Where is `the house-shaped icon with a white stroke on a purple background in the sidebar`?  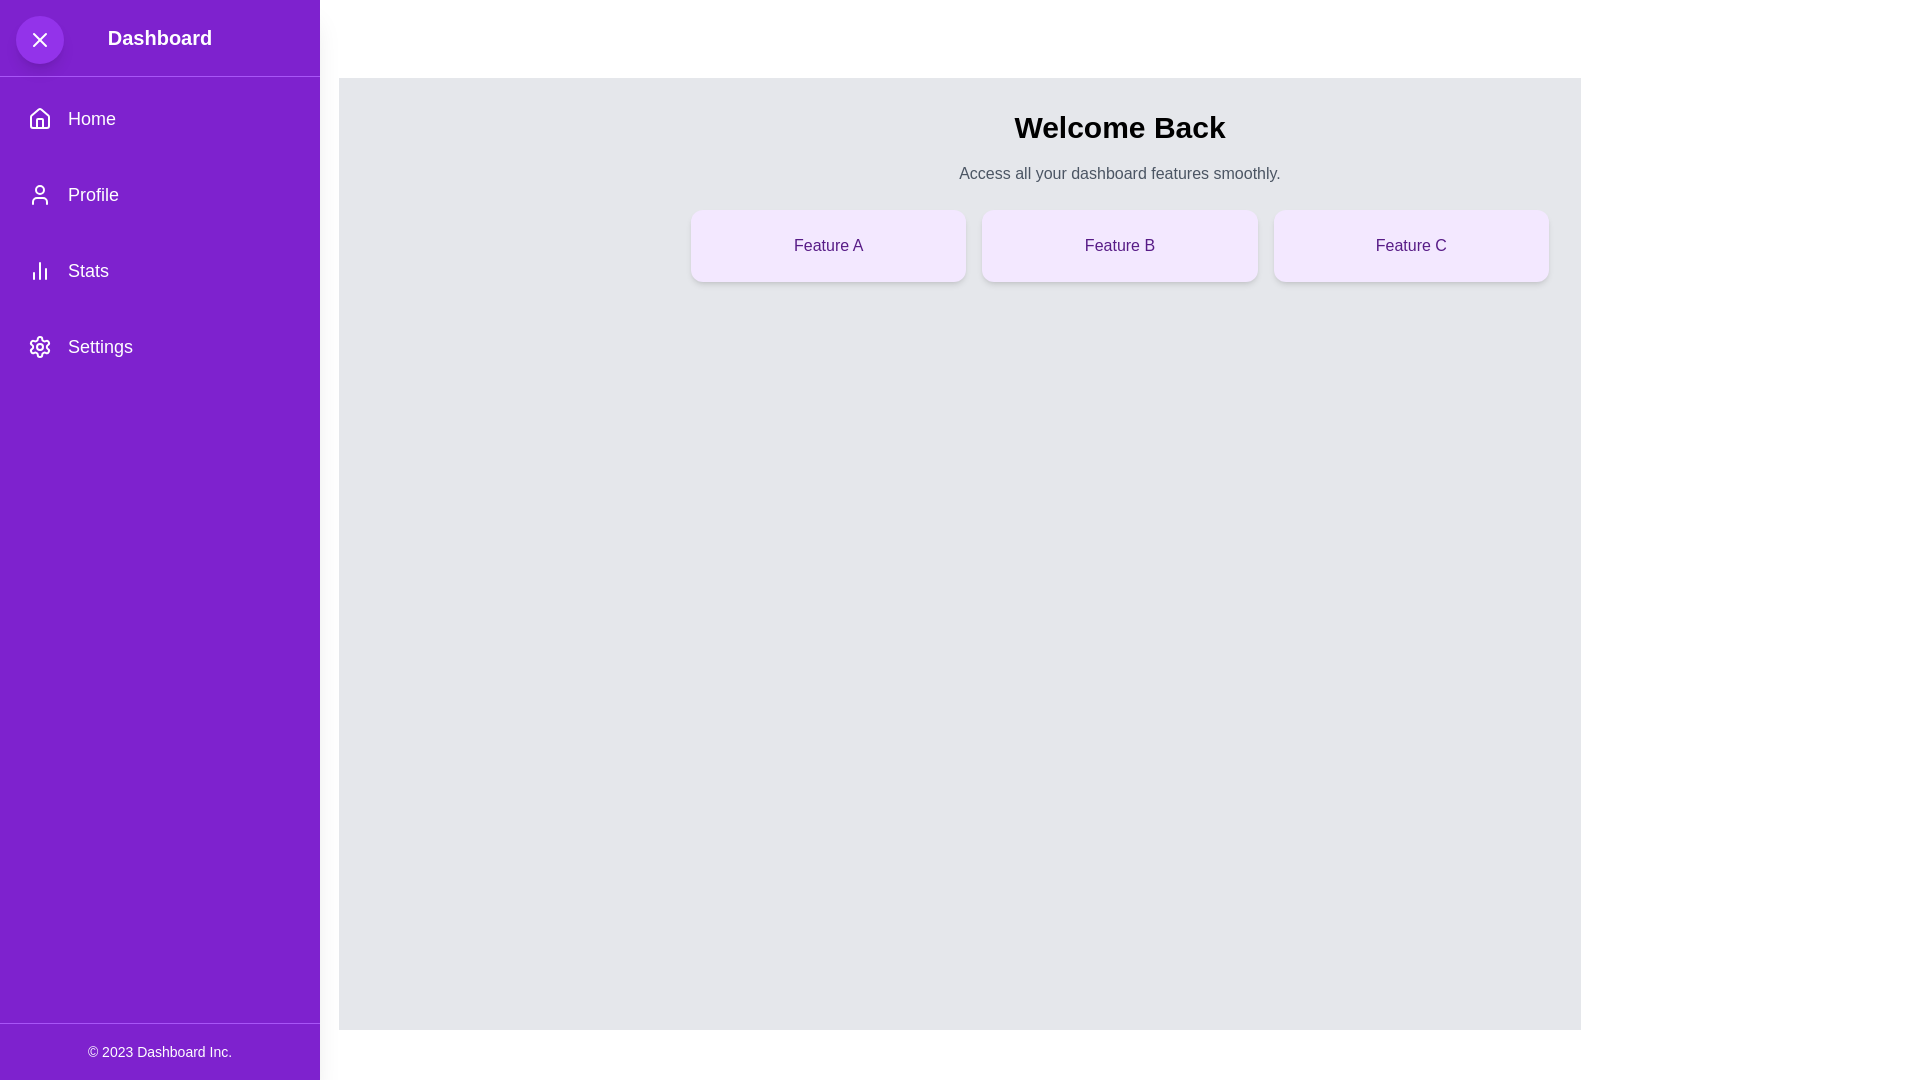 the house-shaped icon with a white stroke on a purple background in the sidebar is located at coordinates (39, 119).